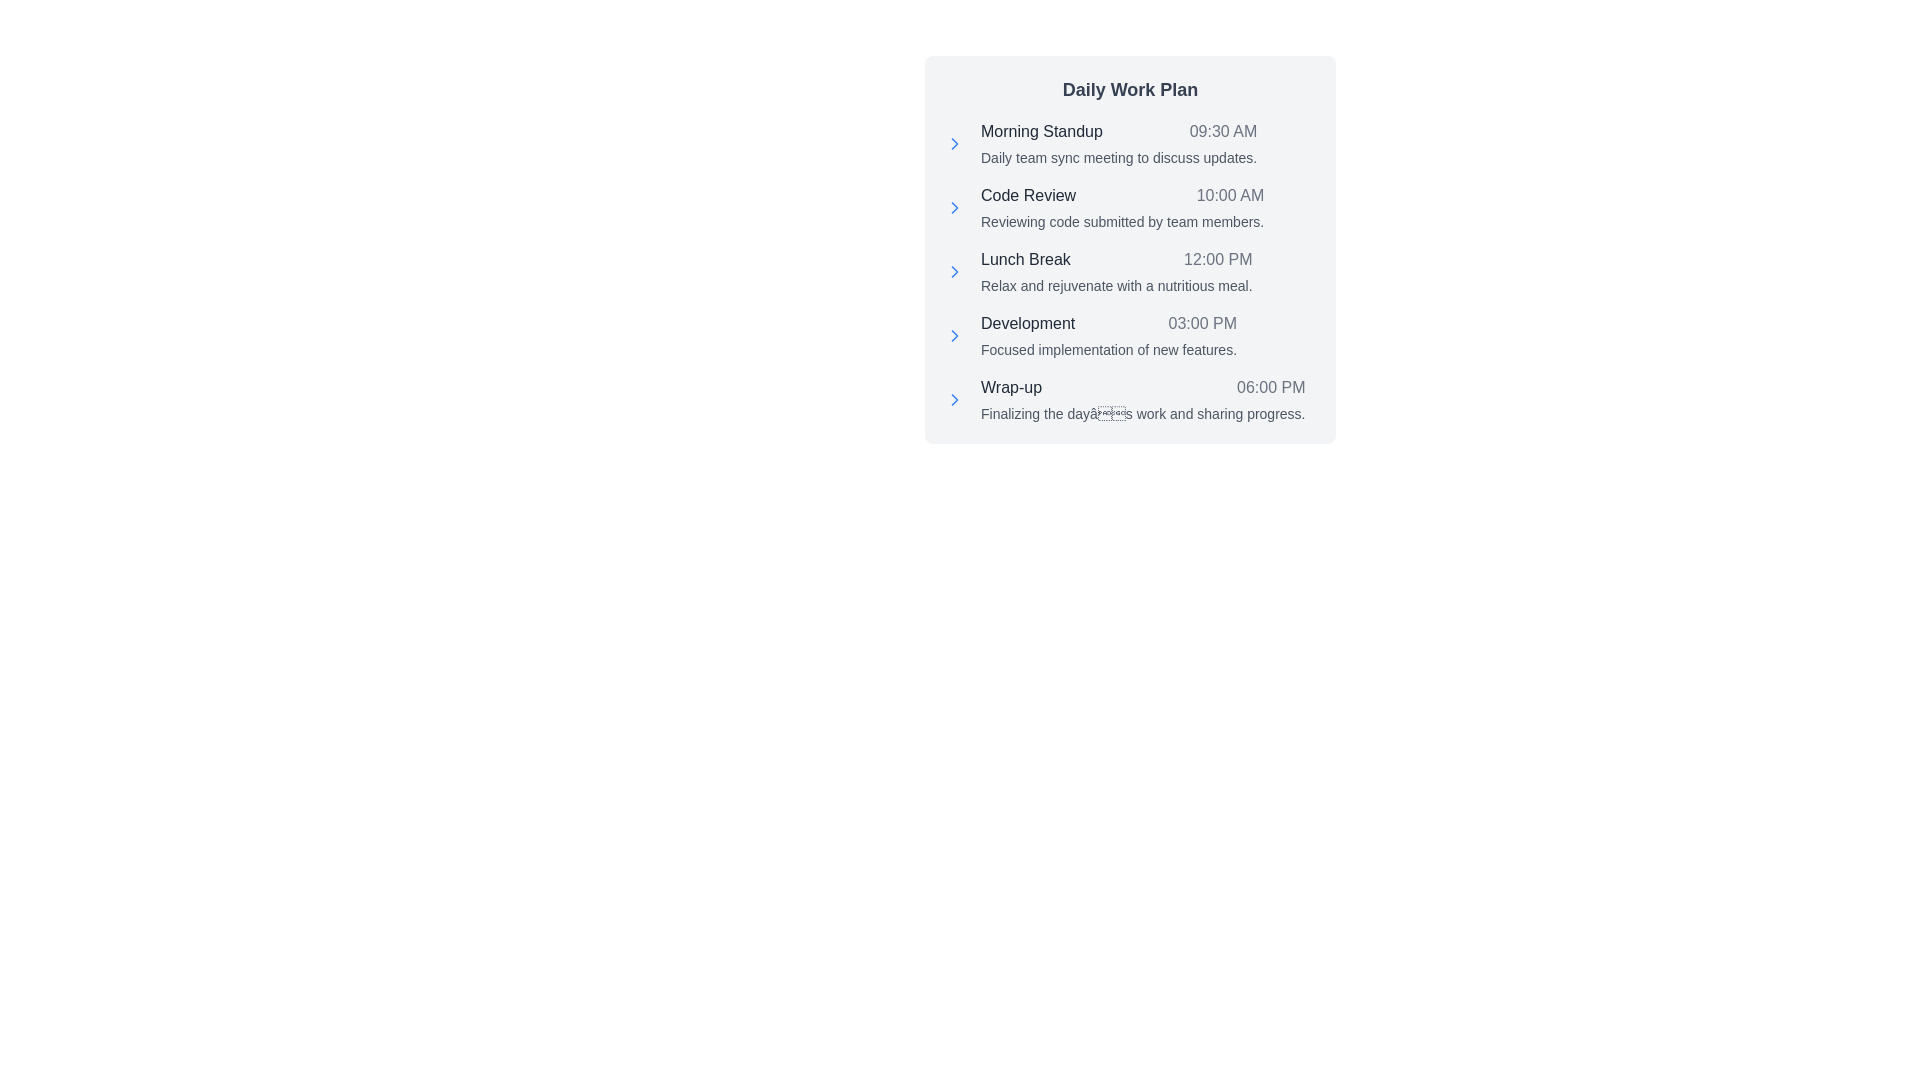 This screenshot has height=1080, width=1920. I want to click on the SVG Icon next to the 'Lunch Break' label, so click(954, 272).